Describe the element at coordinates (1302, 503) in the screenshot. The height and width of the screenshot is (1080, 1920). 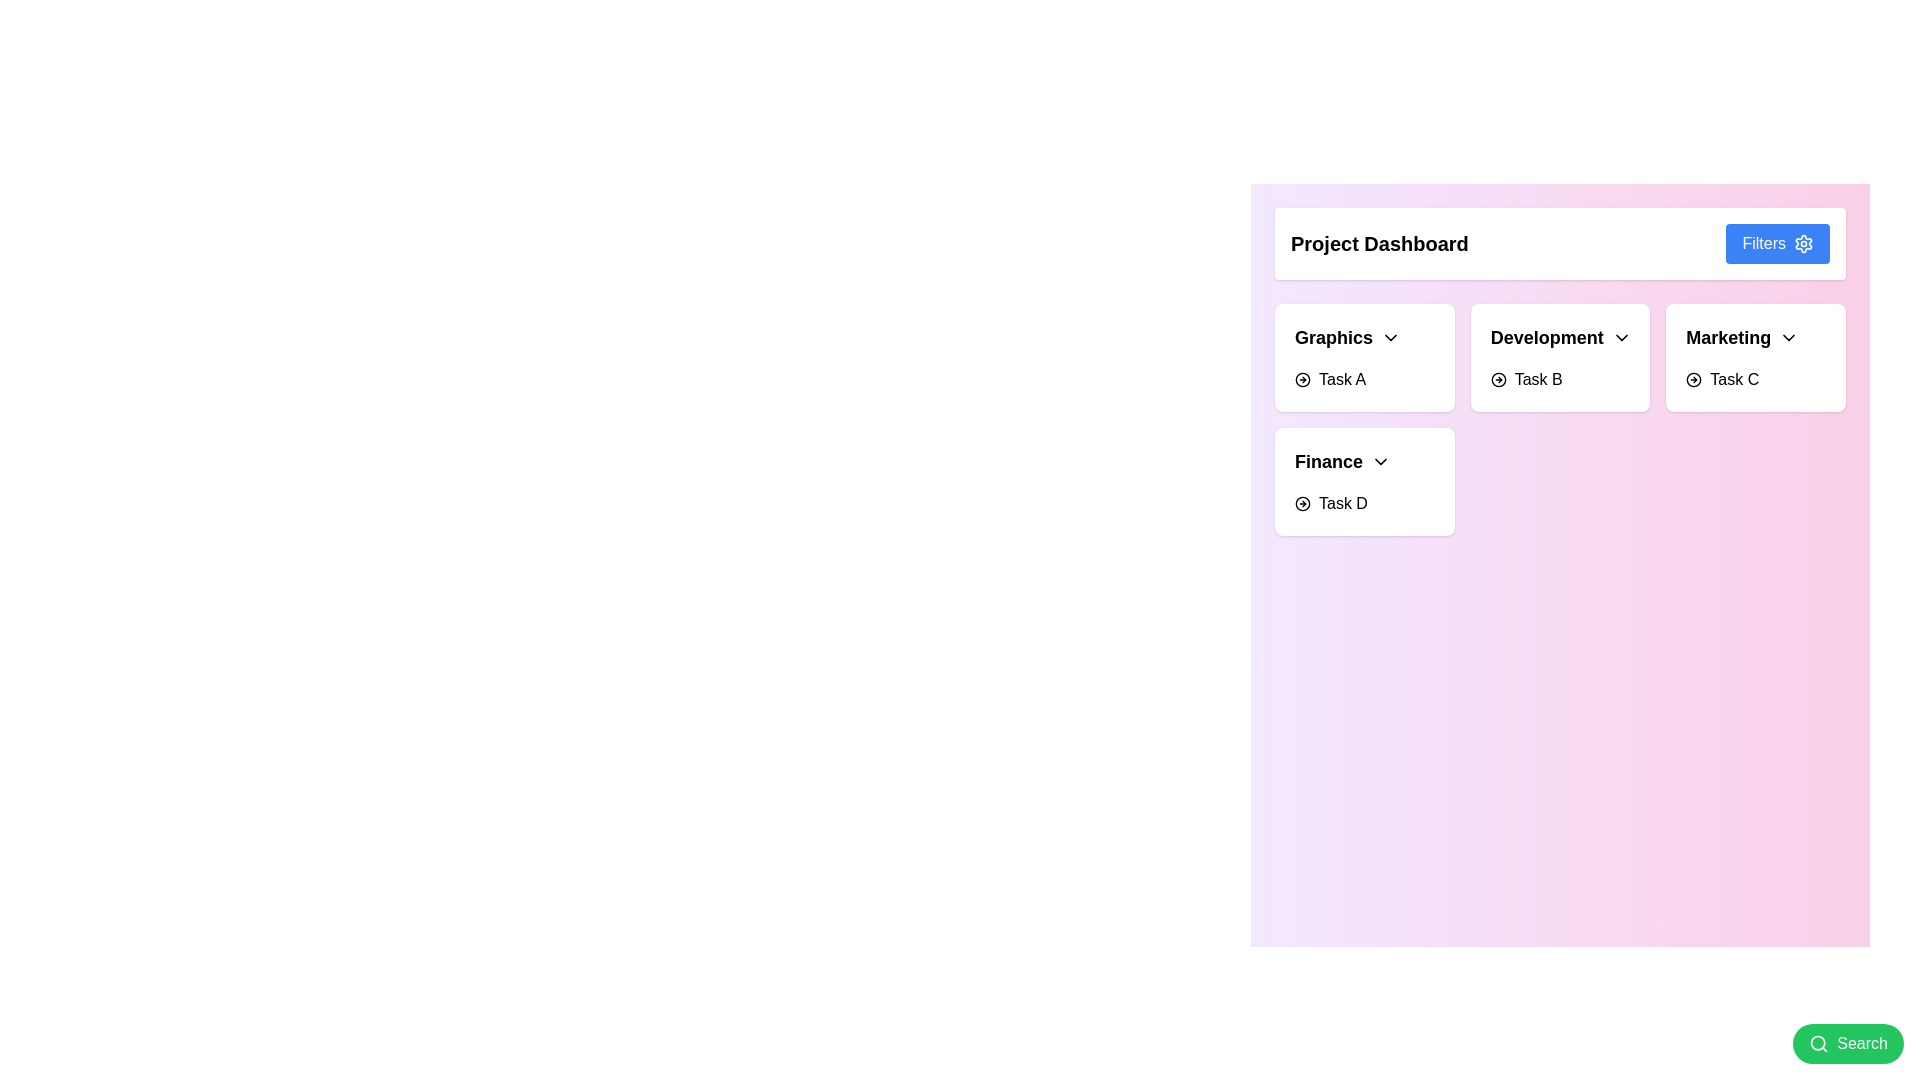
I see `the Icon Button located to the left of the text 'Task D' in the Finance section of the Project Dashboard interface` at that location.